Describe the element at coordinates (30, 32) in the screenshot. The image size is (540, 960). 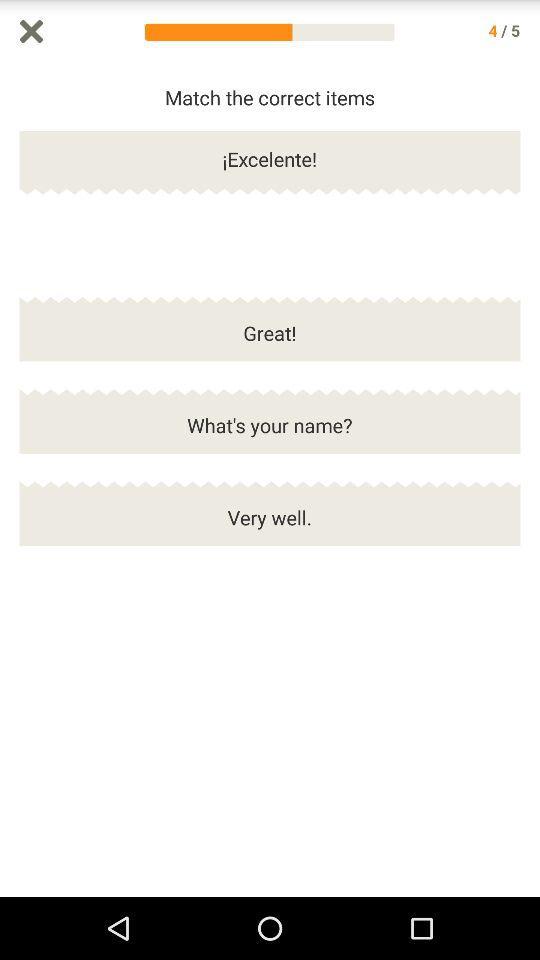
I see `the close icon` at that location.